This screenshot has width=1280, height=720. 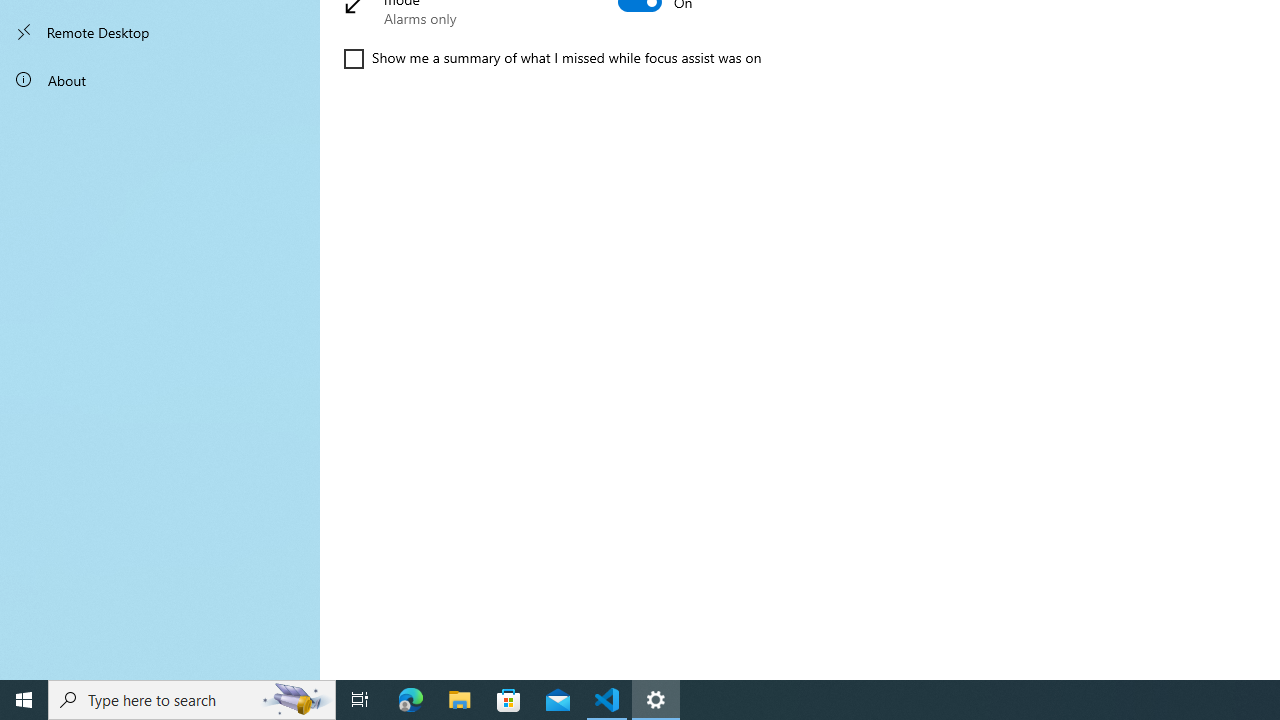 What do you see at coordinates (24, 698) in the screenshot?
I see `'Start'` at bounding box center [24, 698].